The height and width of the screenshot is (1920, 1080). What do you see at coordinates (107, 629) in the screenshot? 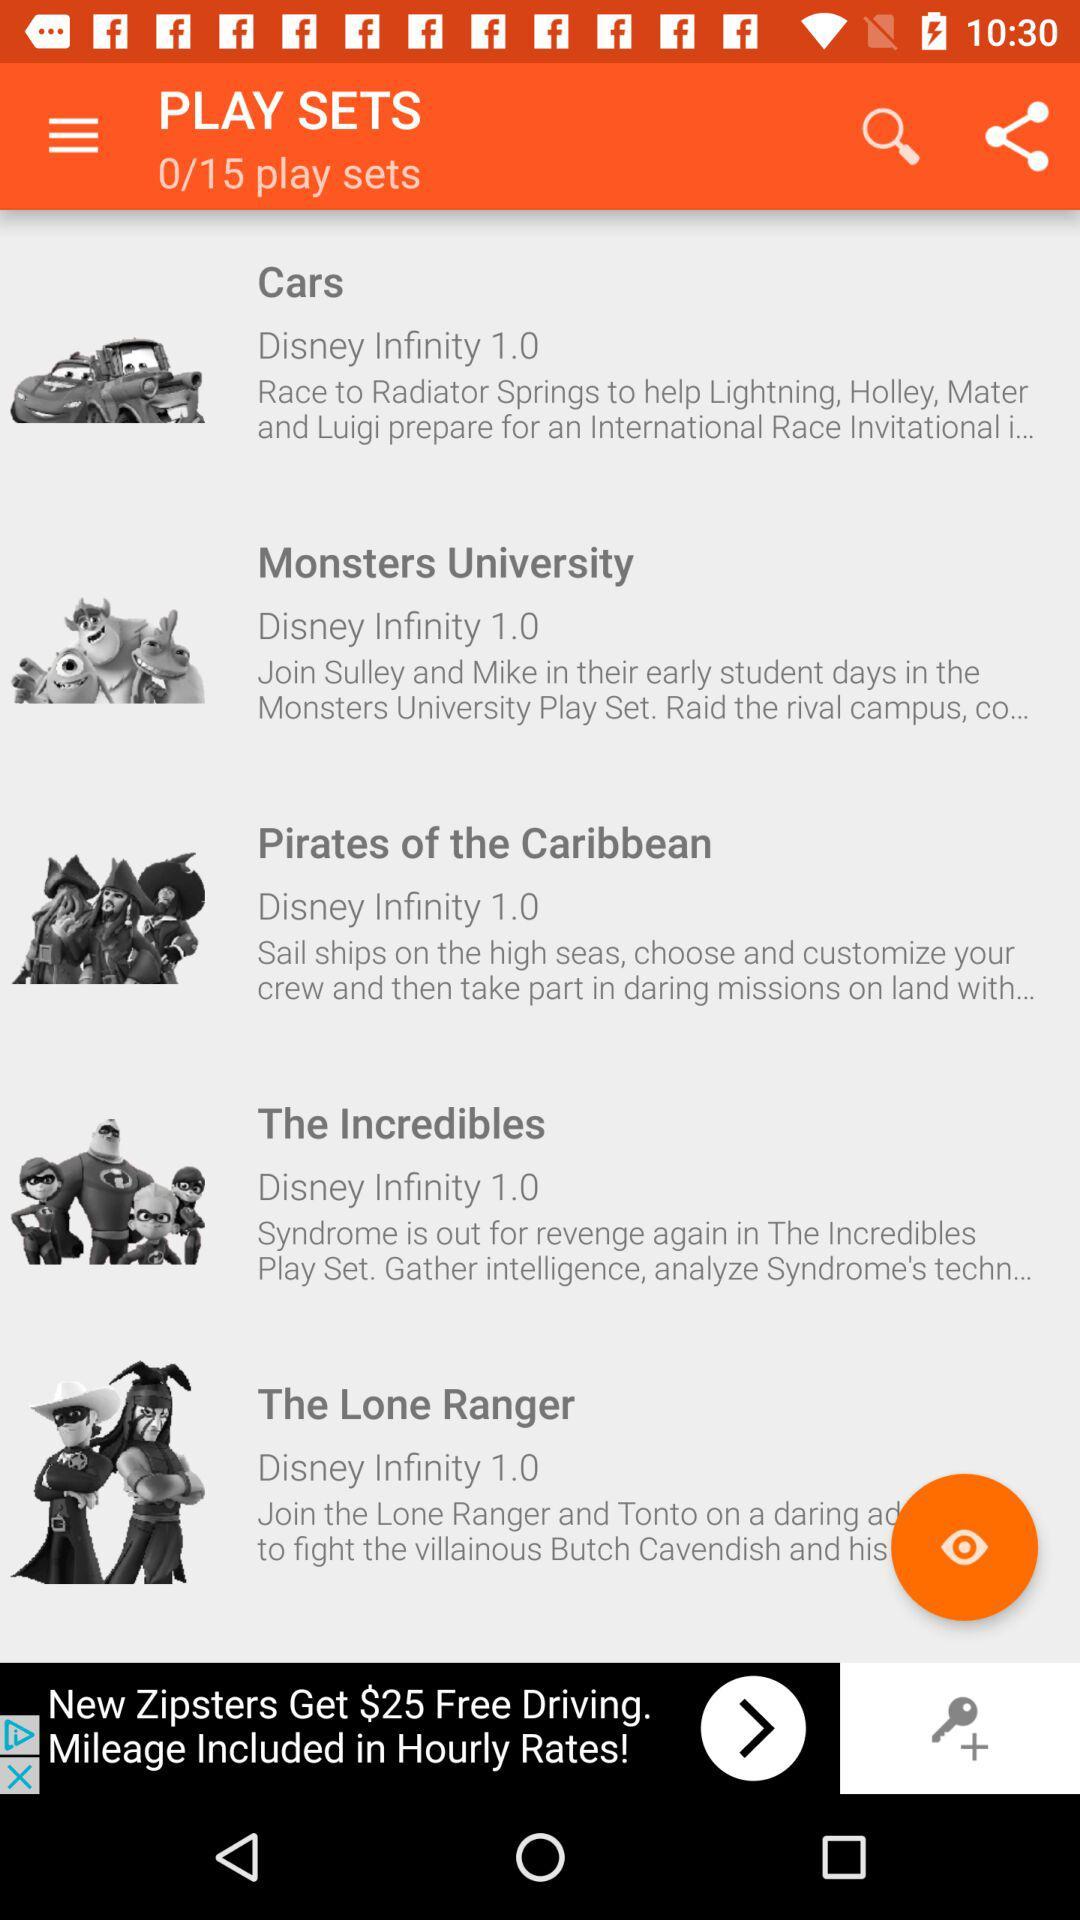
I see `follow` at bounding box center [107, 629].